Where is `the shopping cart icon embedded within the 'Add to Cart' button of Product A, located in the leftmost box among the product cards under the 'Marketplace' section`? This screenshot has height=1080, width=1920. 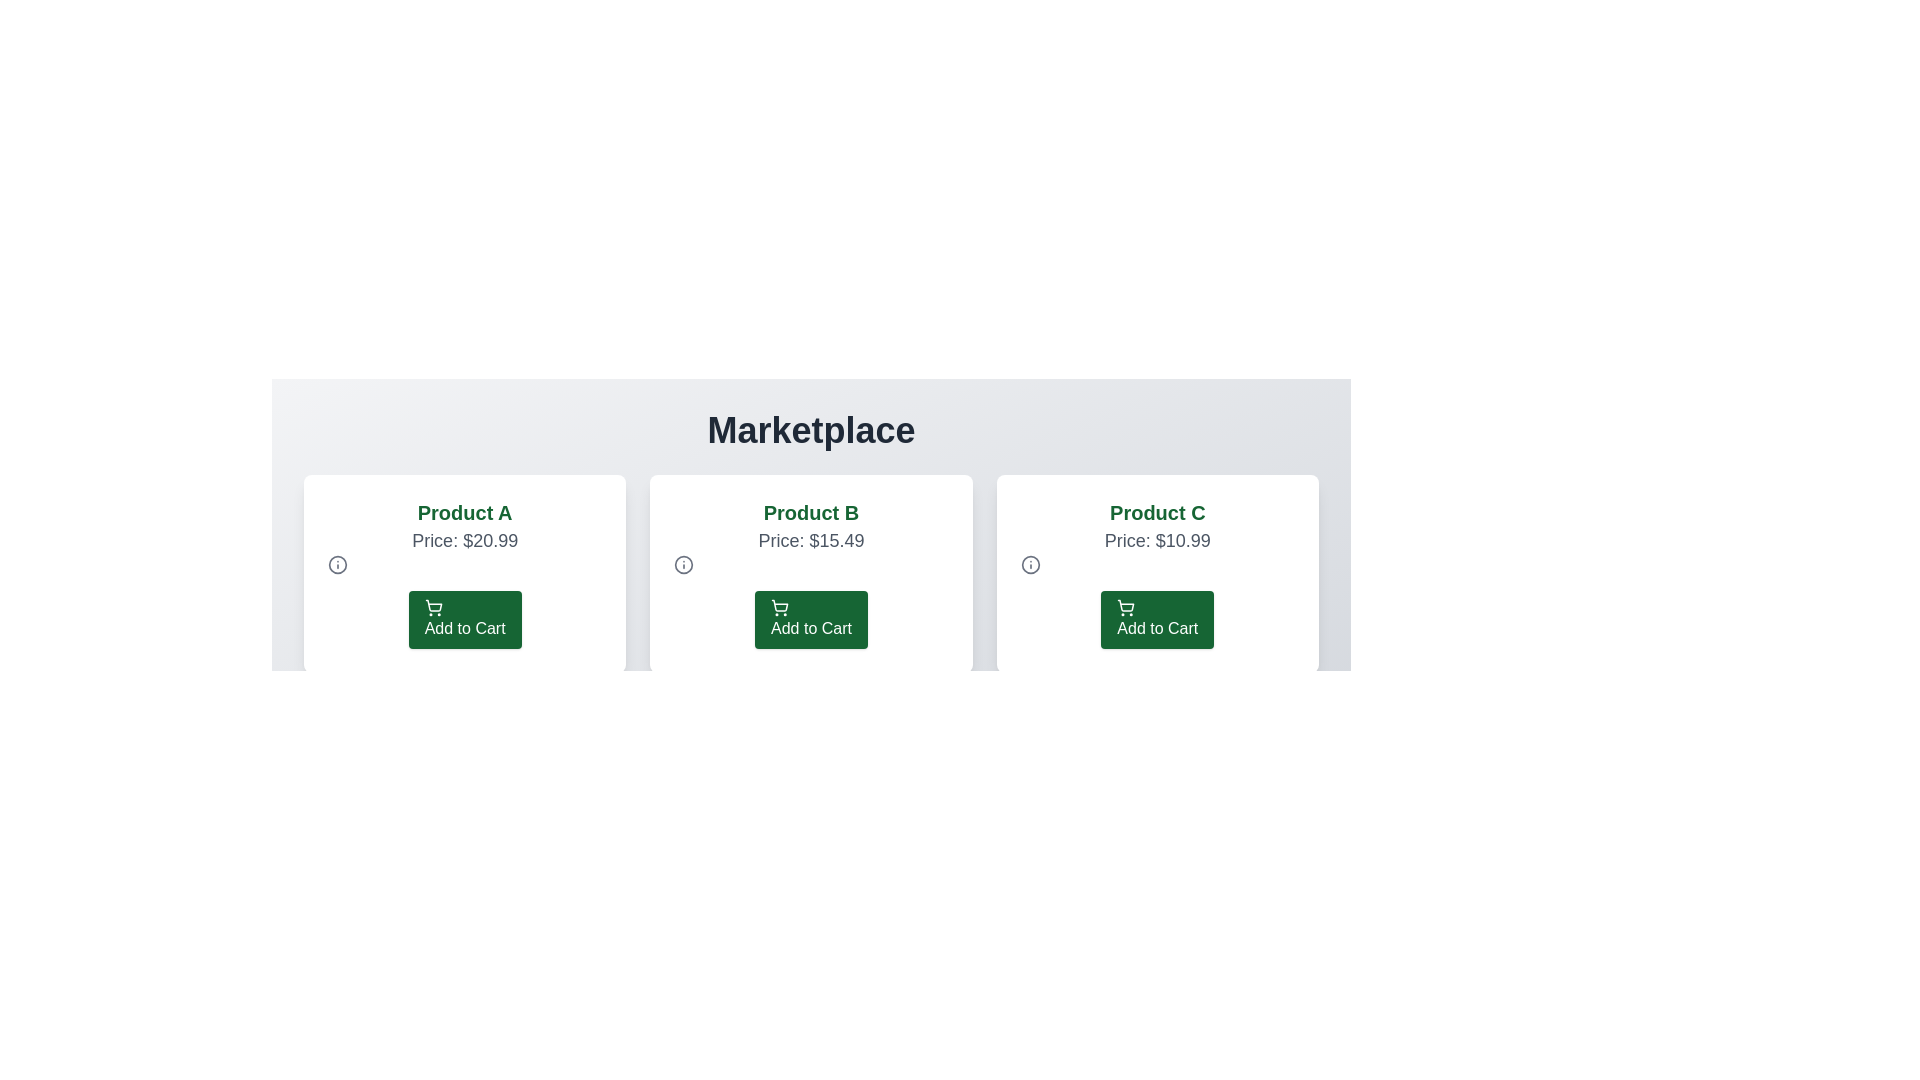
the shopping cart icon embedded within the 'Add to Cart' button of Product A, located in the leftmost box among the product cards under the 'Marketplace' section is located at coordinates (432, 604).